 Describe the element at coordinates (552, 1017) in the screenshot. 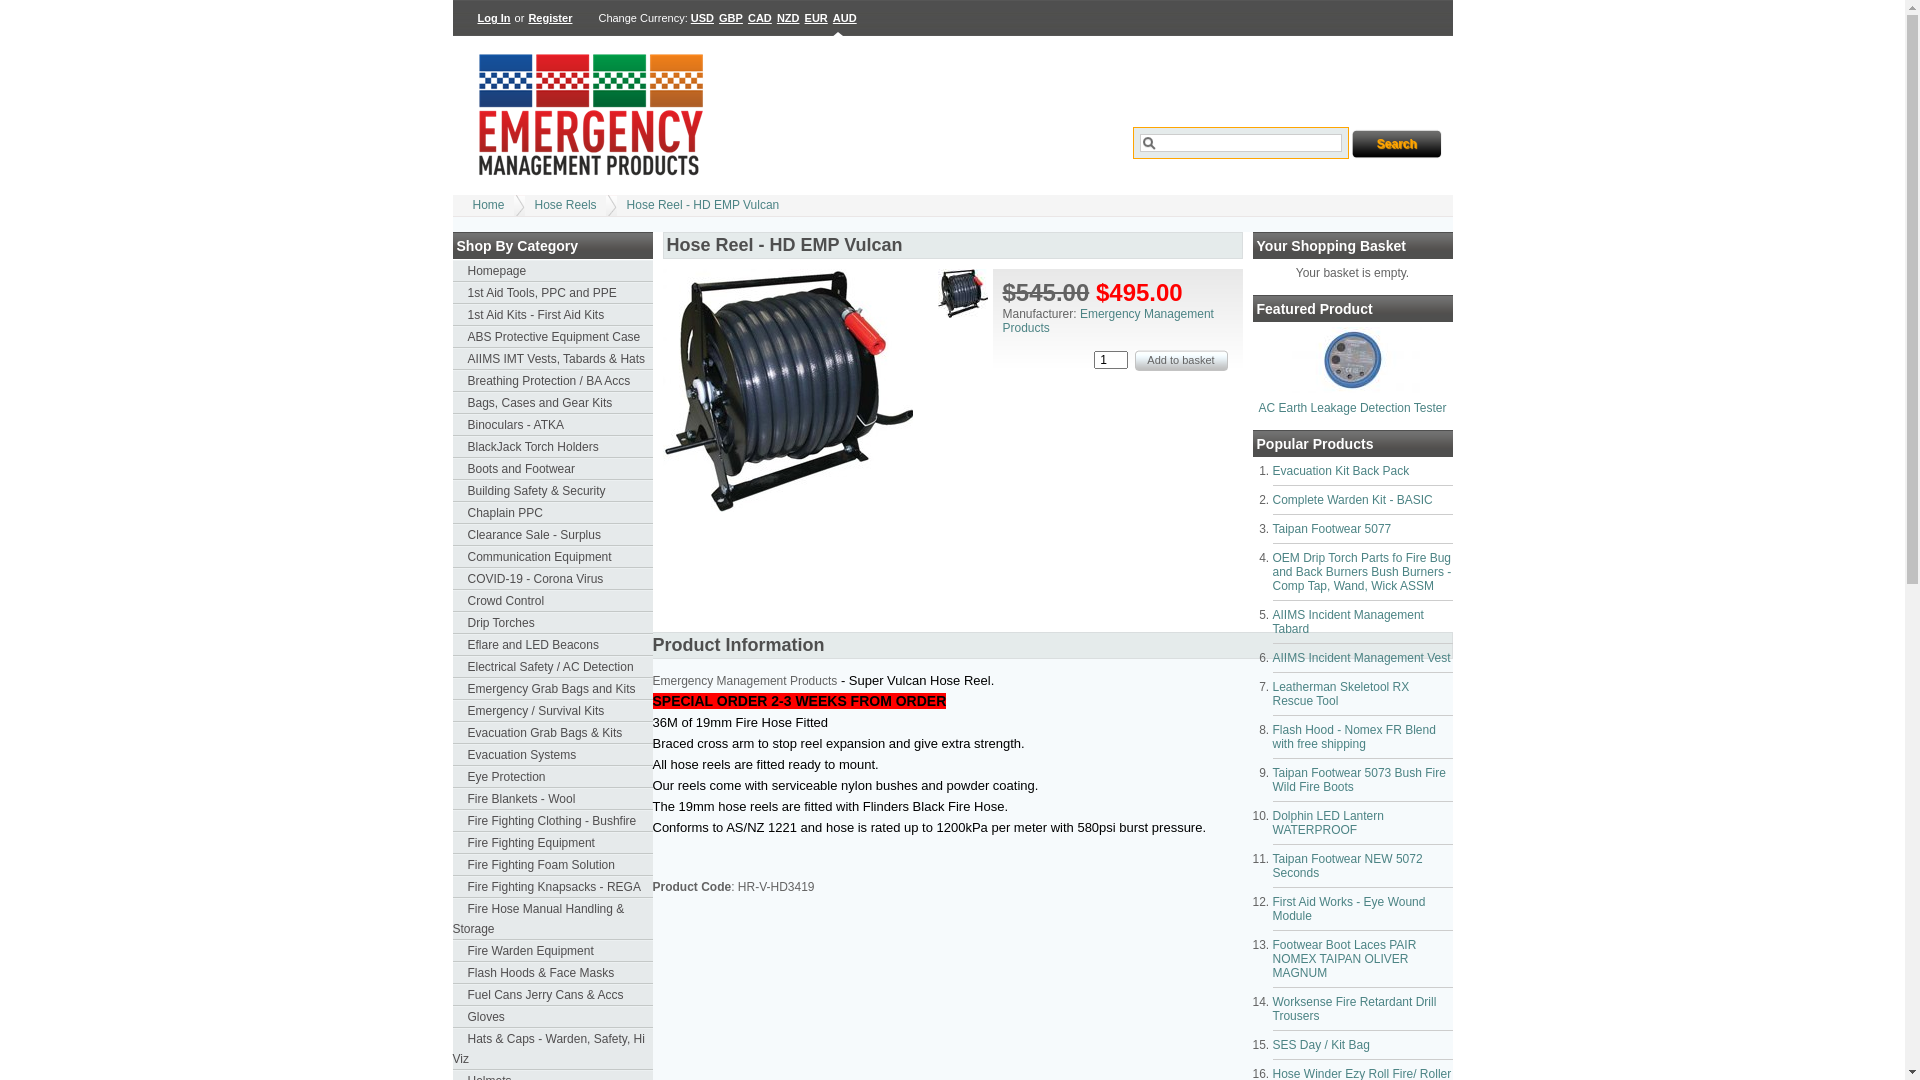

I see `'Gloves'` at that location.